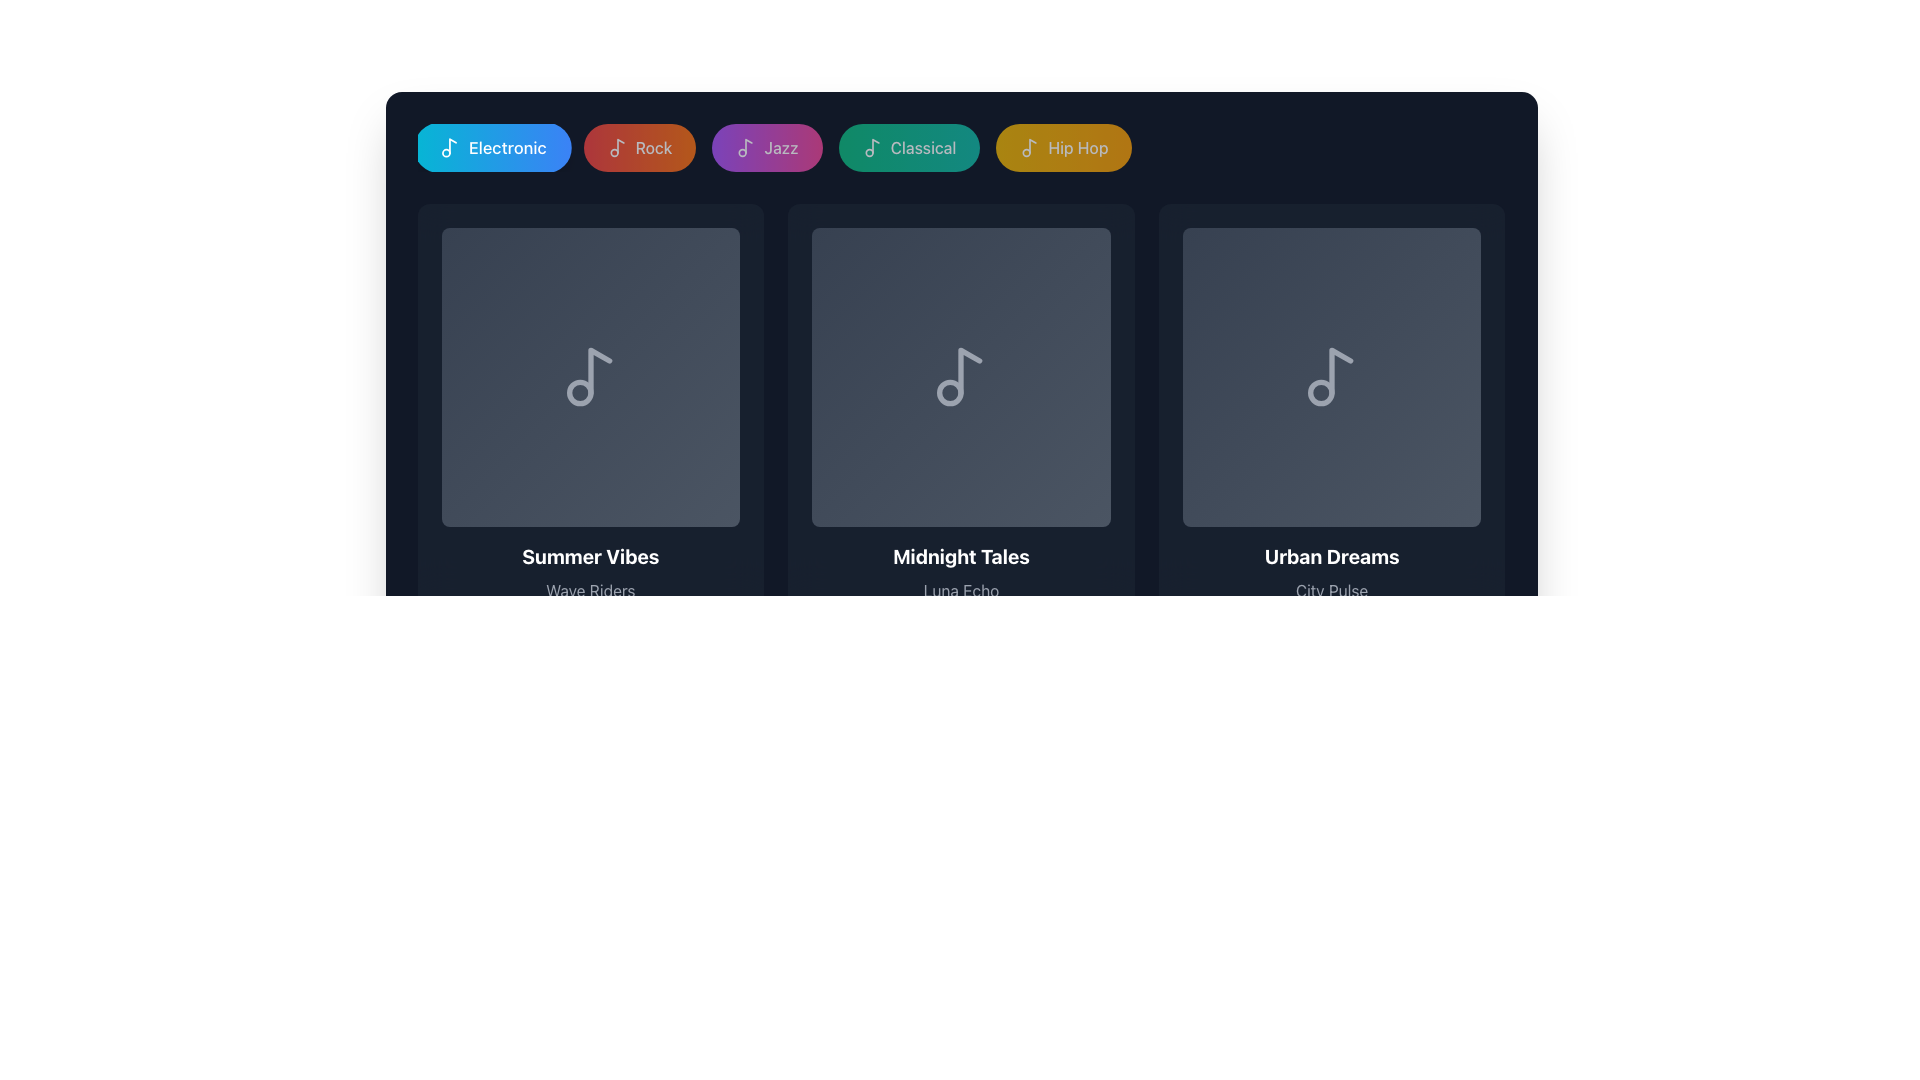  What do you see at coordinates (1332, 556) in the screenshot?
I see `the text label that displays the title of the featured item, located centrally in the middle column above 'City Pulse' and '42:208 tracks'` at bounding box center [1332, 556].